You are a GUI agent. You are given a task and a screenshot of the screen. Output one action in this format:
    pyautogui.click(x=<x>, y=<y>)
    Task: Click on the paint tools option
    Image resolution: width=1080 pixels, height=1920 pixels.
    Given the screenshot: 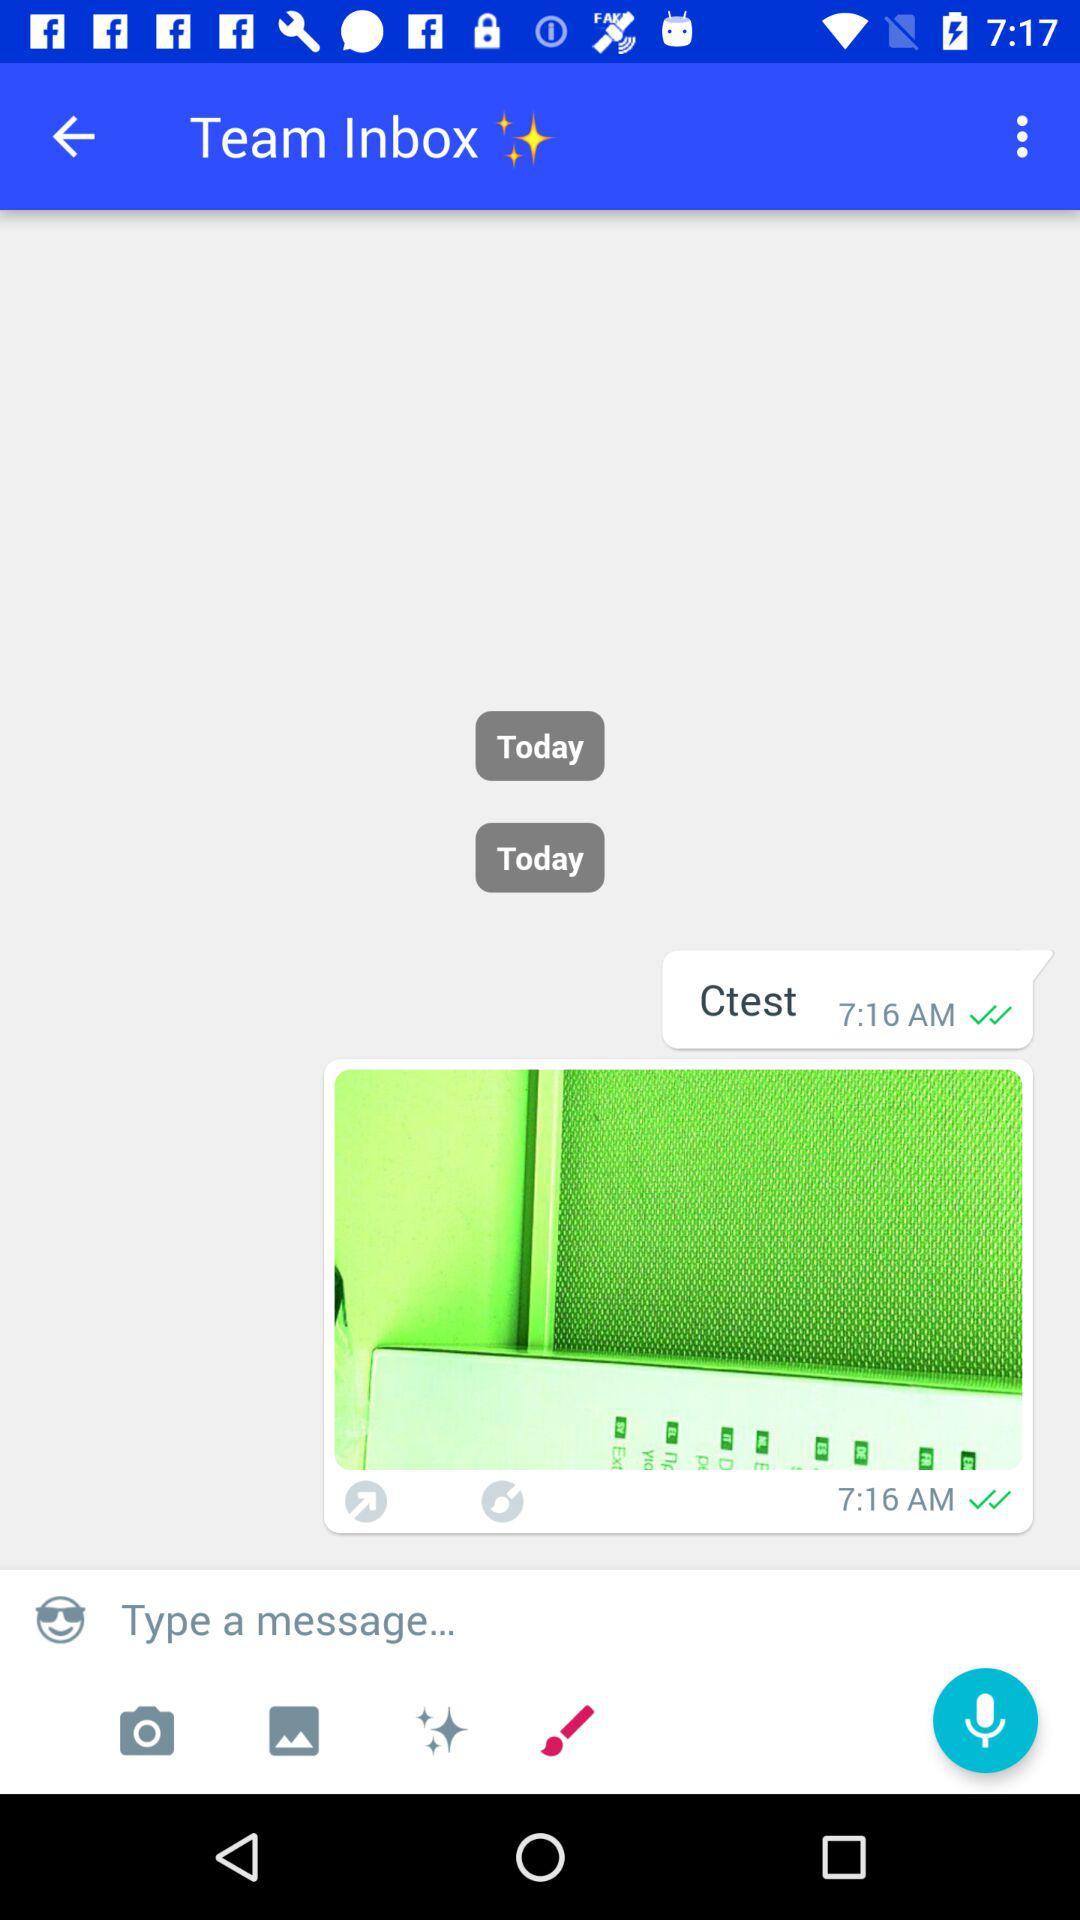 What is the action you would take?
    pyautogui.click(x=439, y=1730)
    